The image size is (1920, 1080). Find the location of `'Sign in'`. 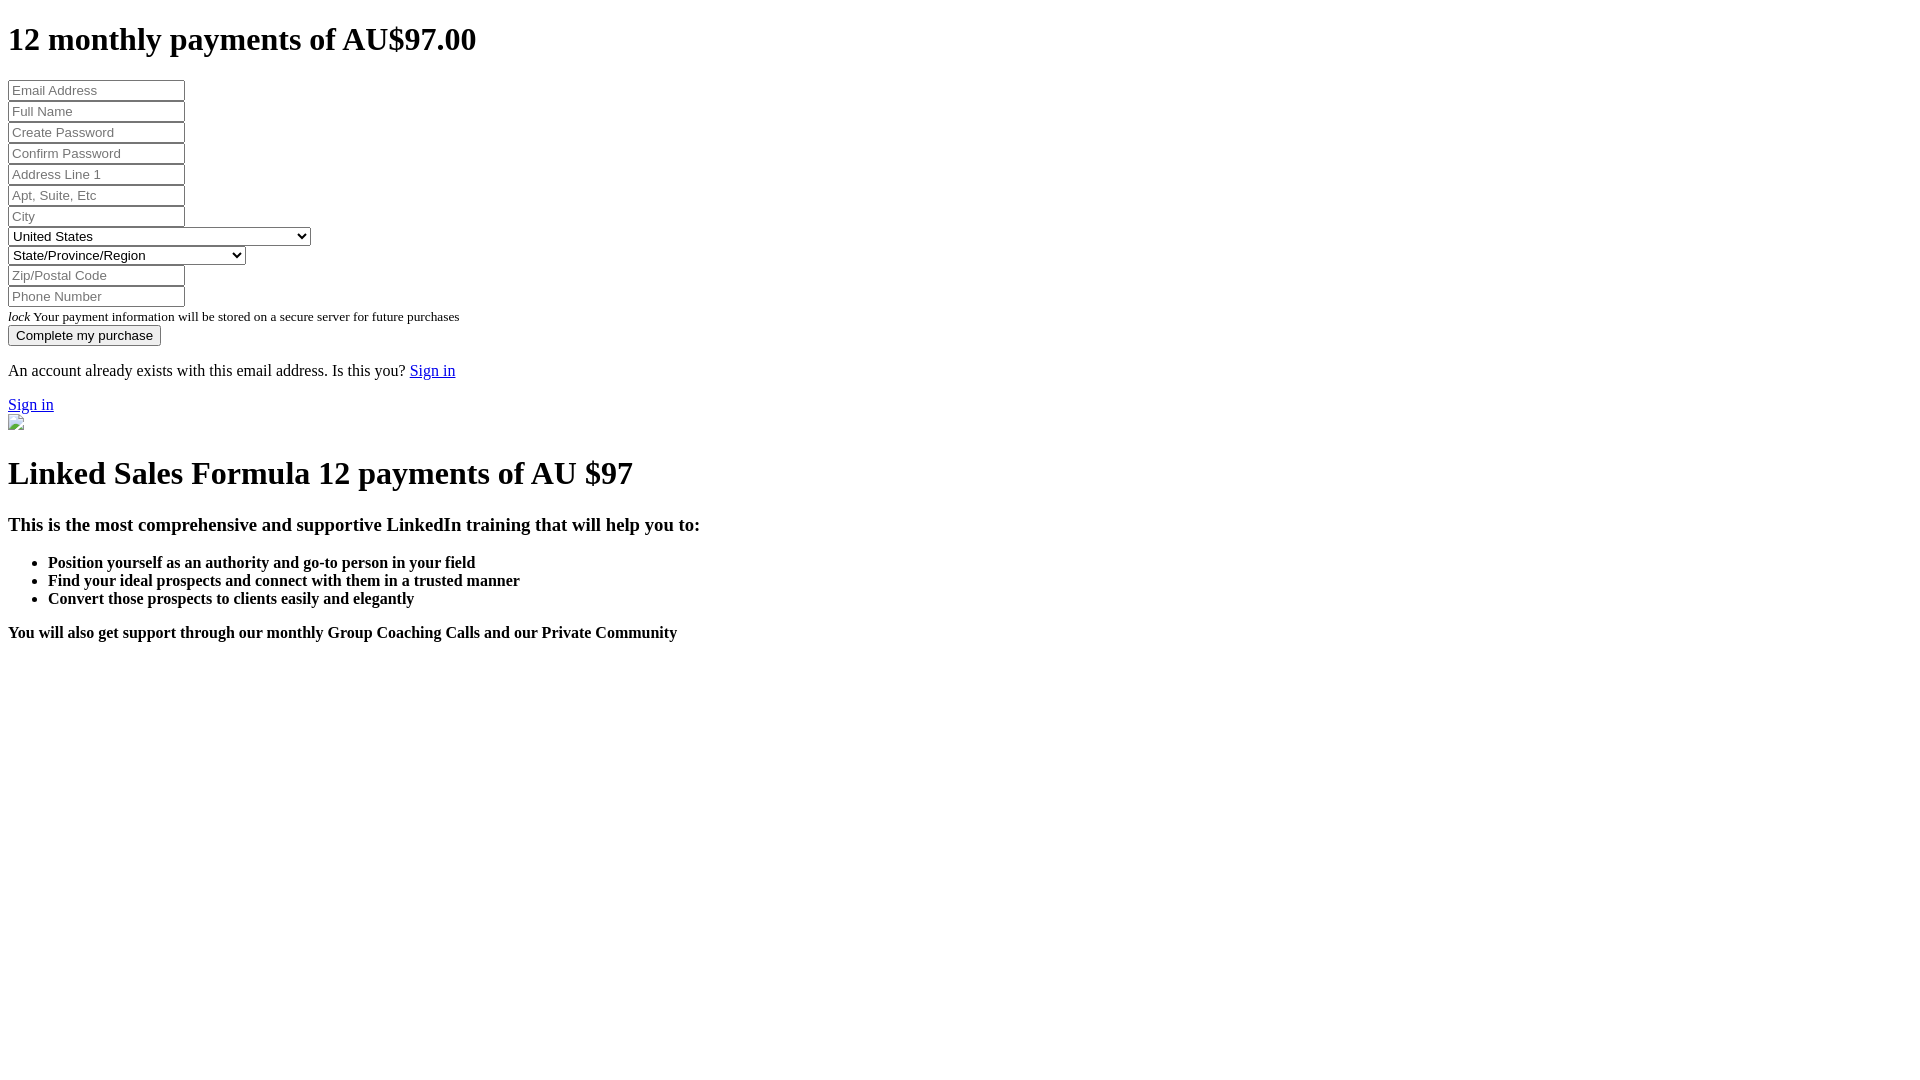

'Sign in' is located at coordinates (30, 404).